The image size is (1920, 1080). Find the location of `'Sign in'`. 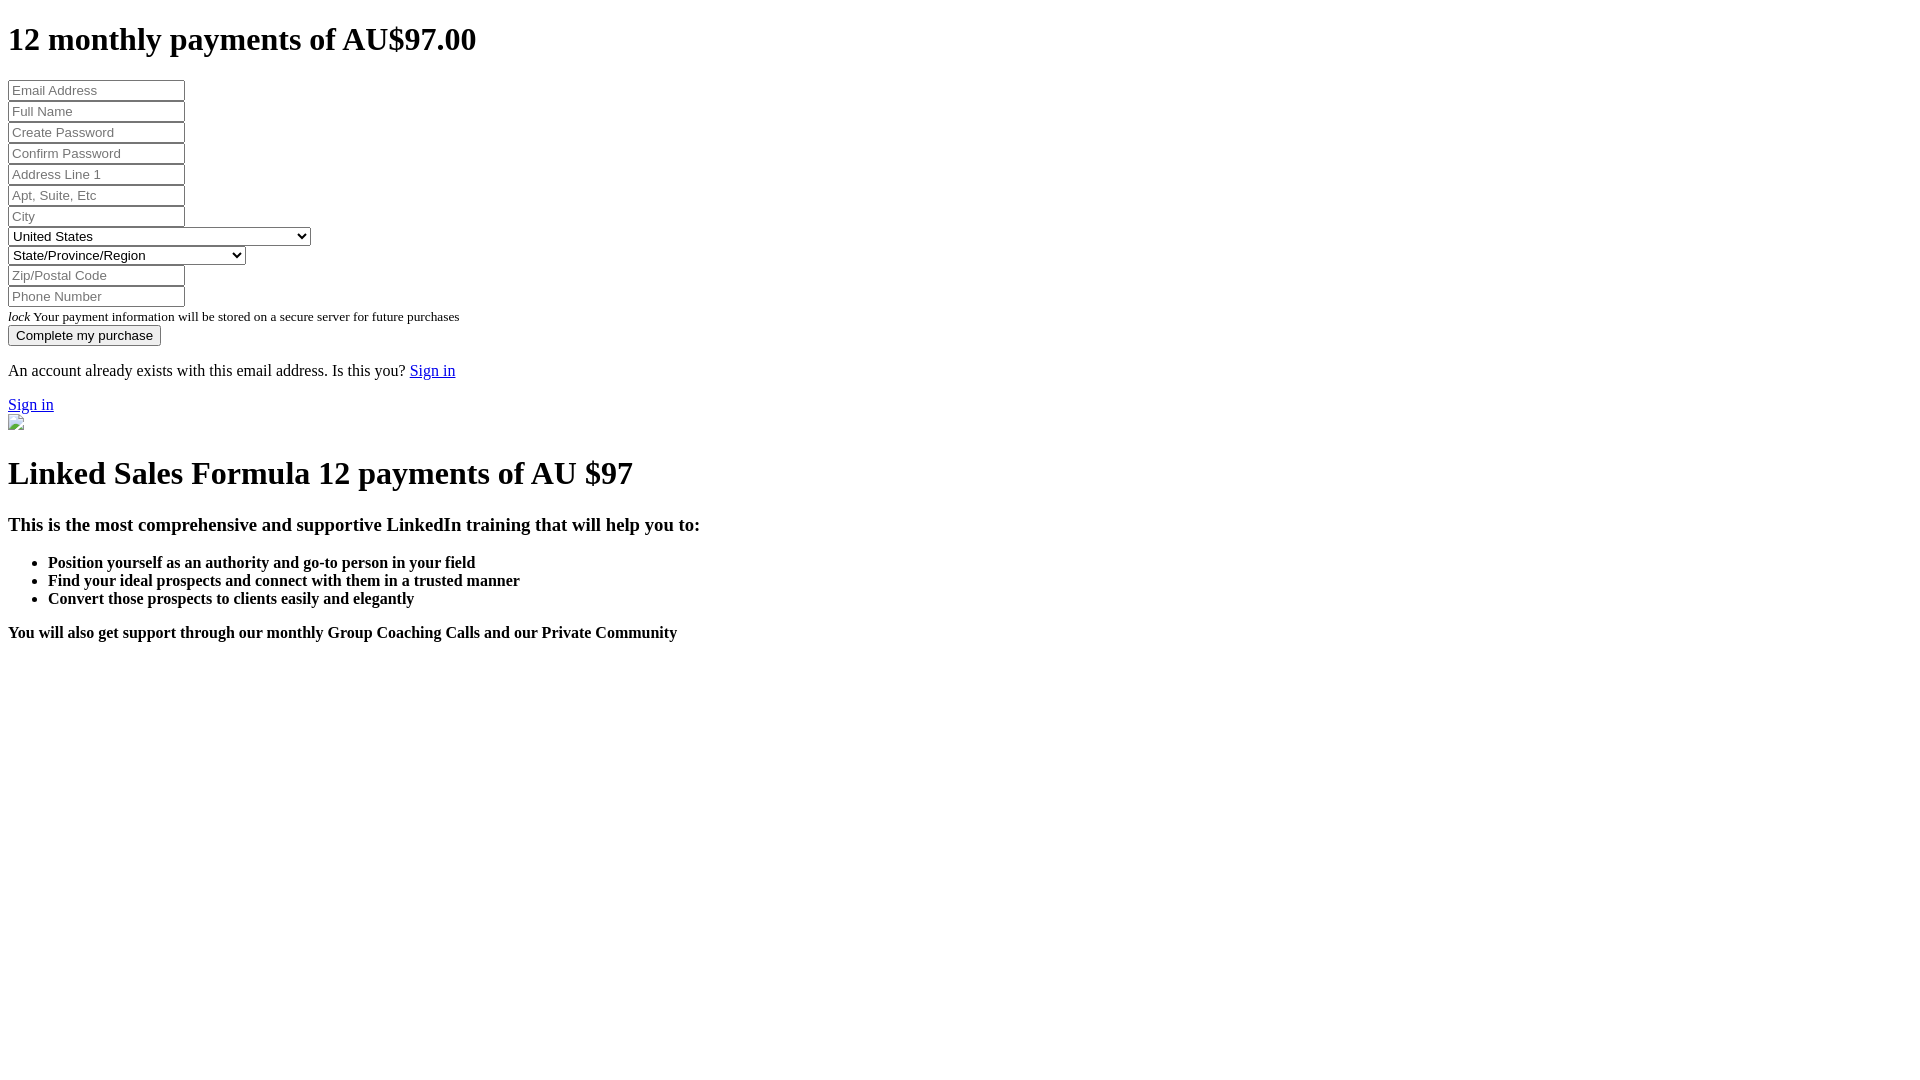

'Sign in' is located at coordinates (30, 404).